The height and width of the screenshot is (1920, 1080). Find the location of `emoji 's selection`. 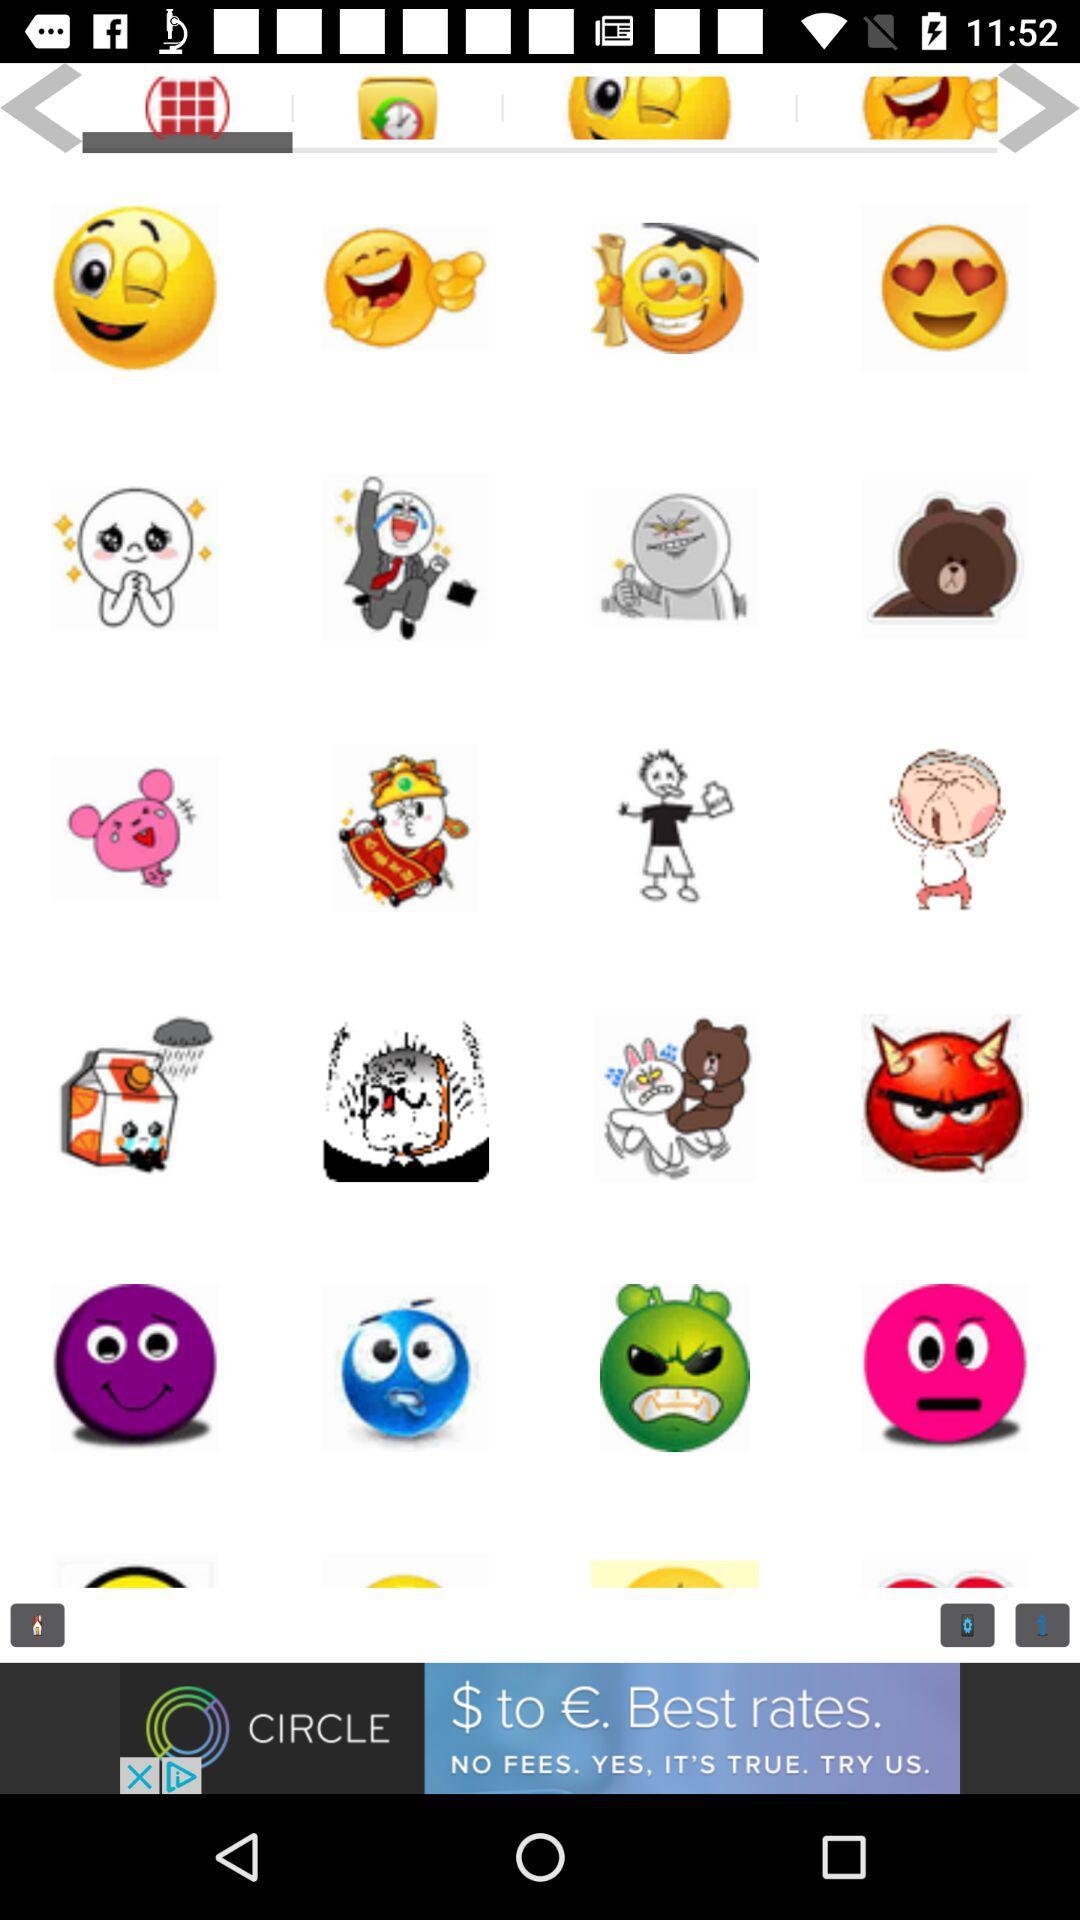

emoji 's selection is located at coordinates (135, 1097).